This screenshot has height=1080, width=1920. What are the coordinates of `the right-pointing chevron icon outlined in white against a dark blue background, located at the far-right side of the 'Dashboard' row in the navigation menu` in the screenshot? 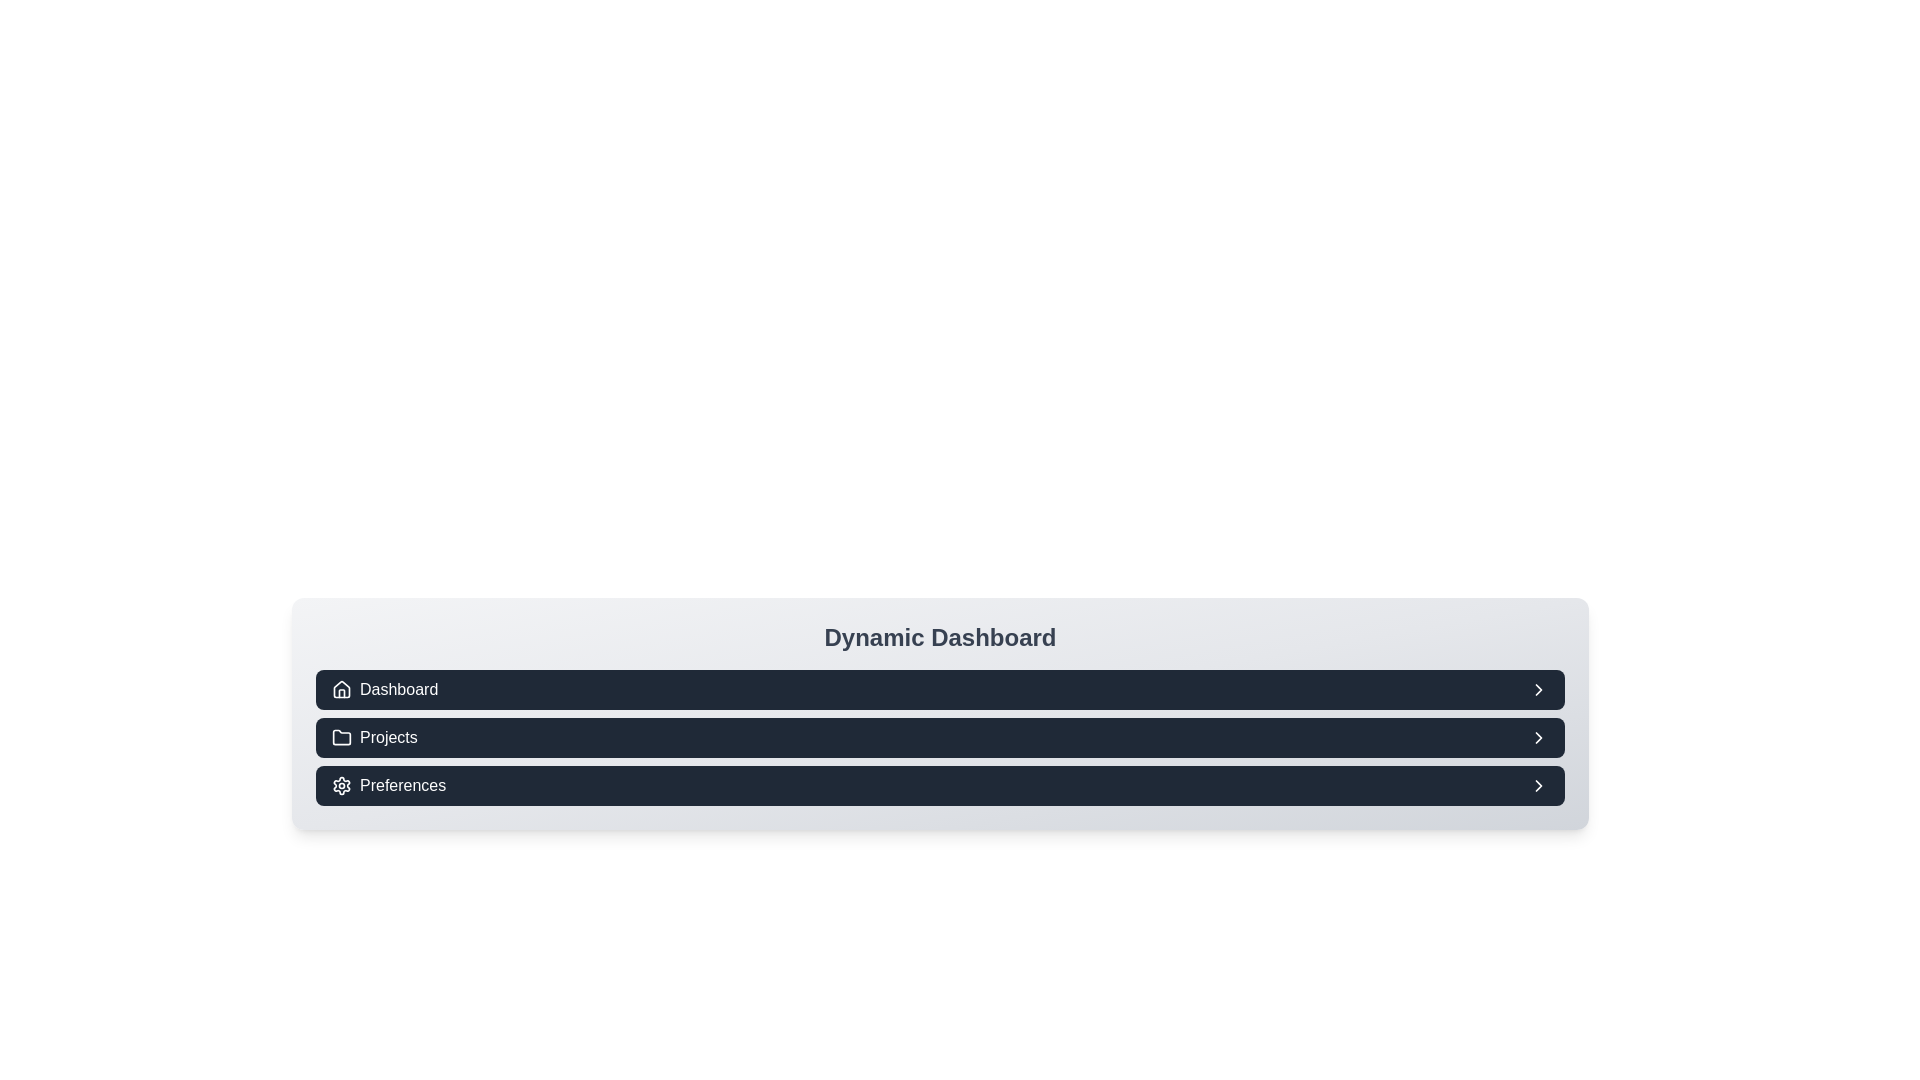 It's located at (1538, 689).